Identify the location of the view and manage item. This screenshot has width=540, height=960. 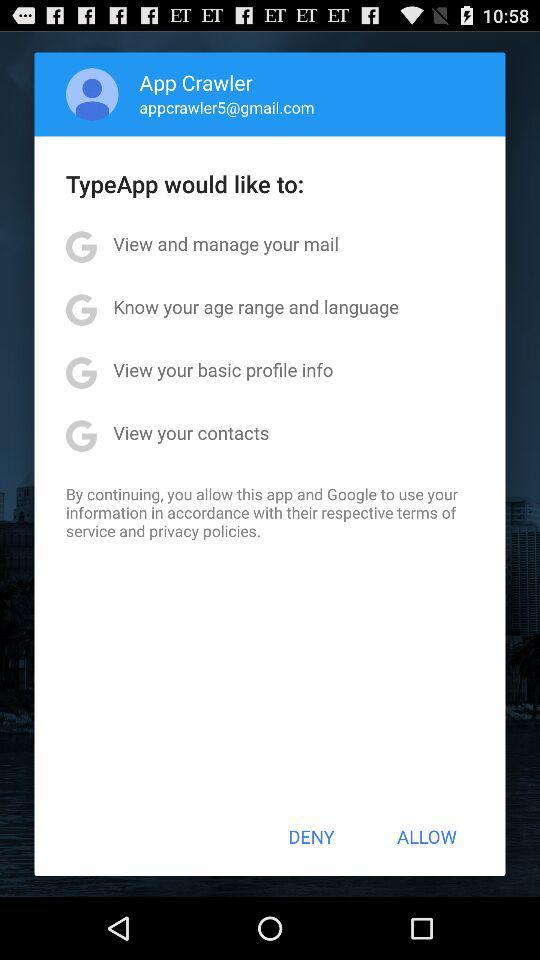
(225, 242).